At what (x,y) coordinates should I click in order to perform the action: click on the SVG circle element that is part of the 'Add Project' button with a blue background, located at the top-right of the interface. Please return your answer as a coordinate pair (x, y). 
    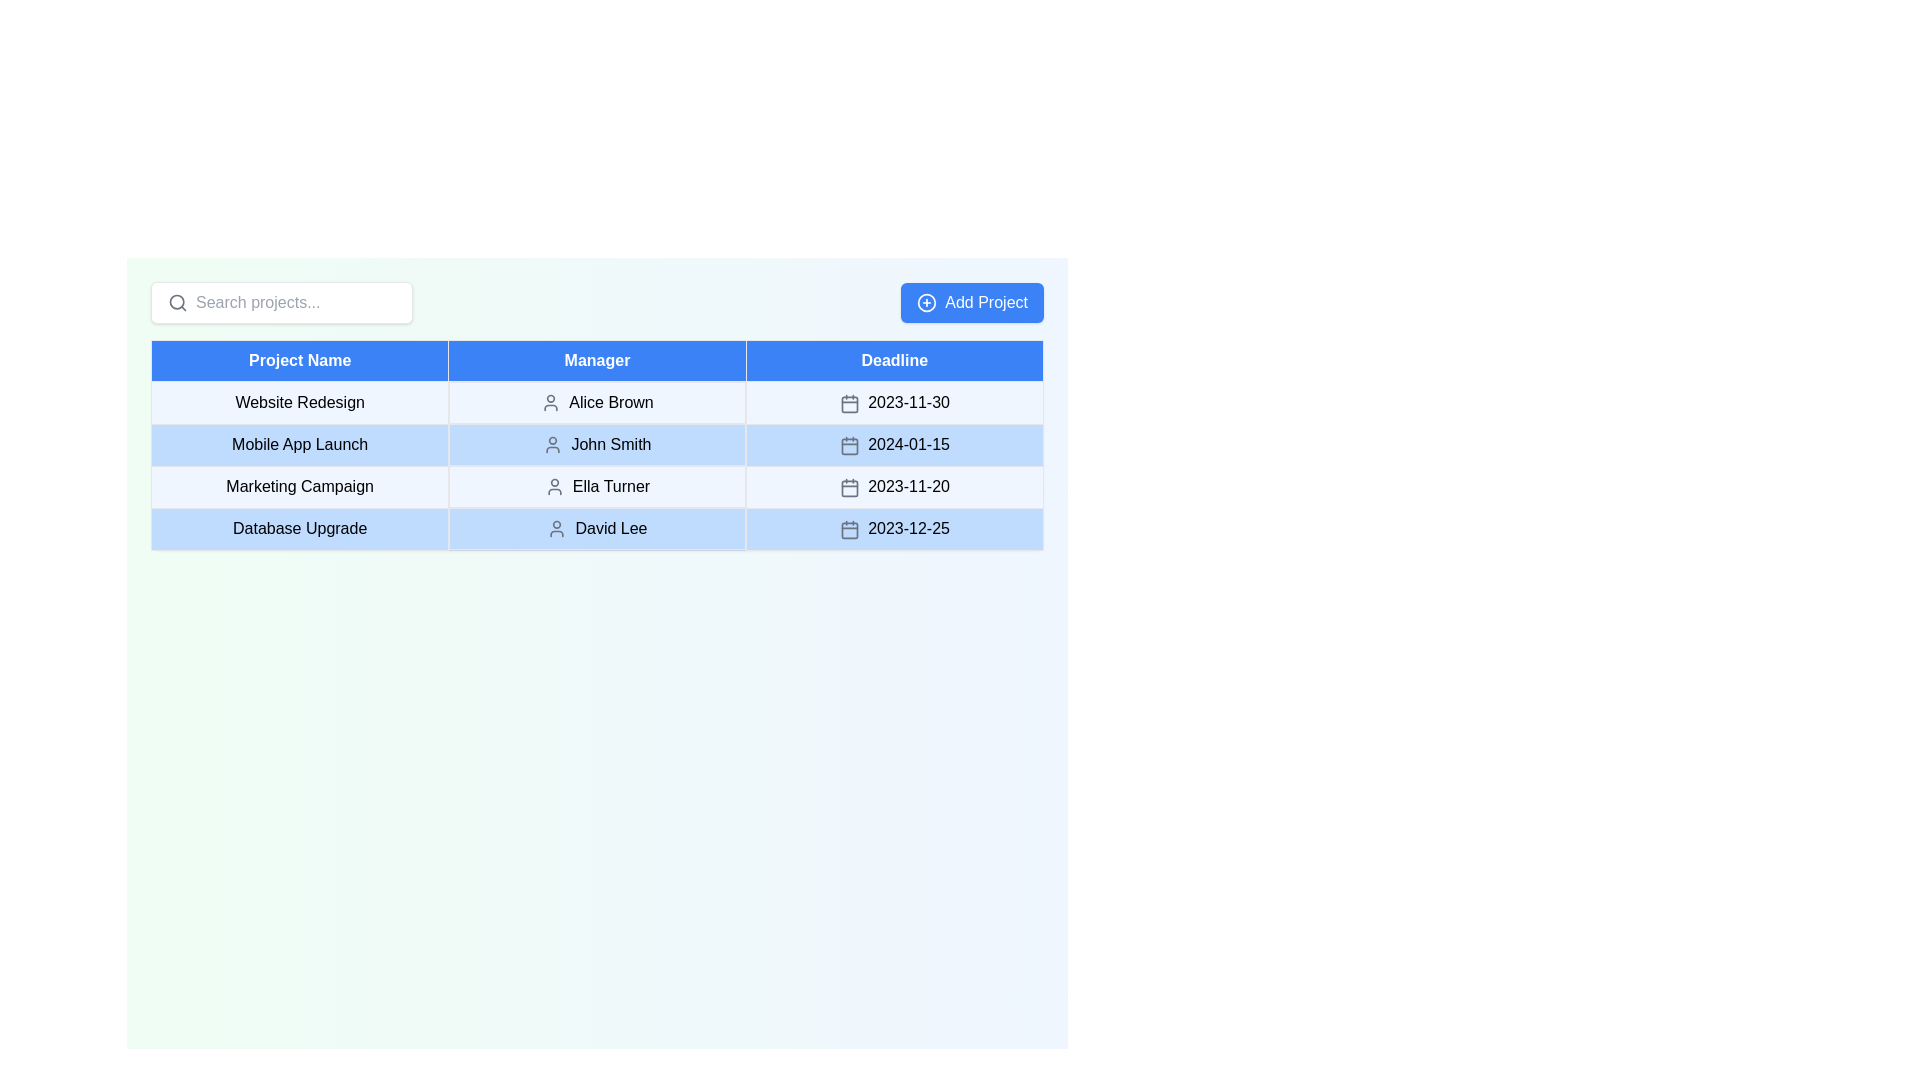
    Looking at the image, I should click on (926, 303).